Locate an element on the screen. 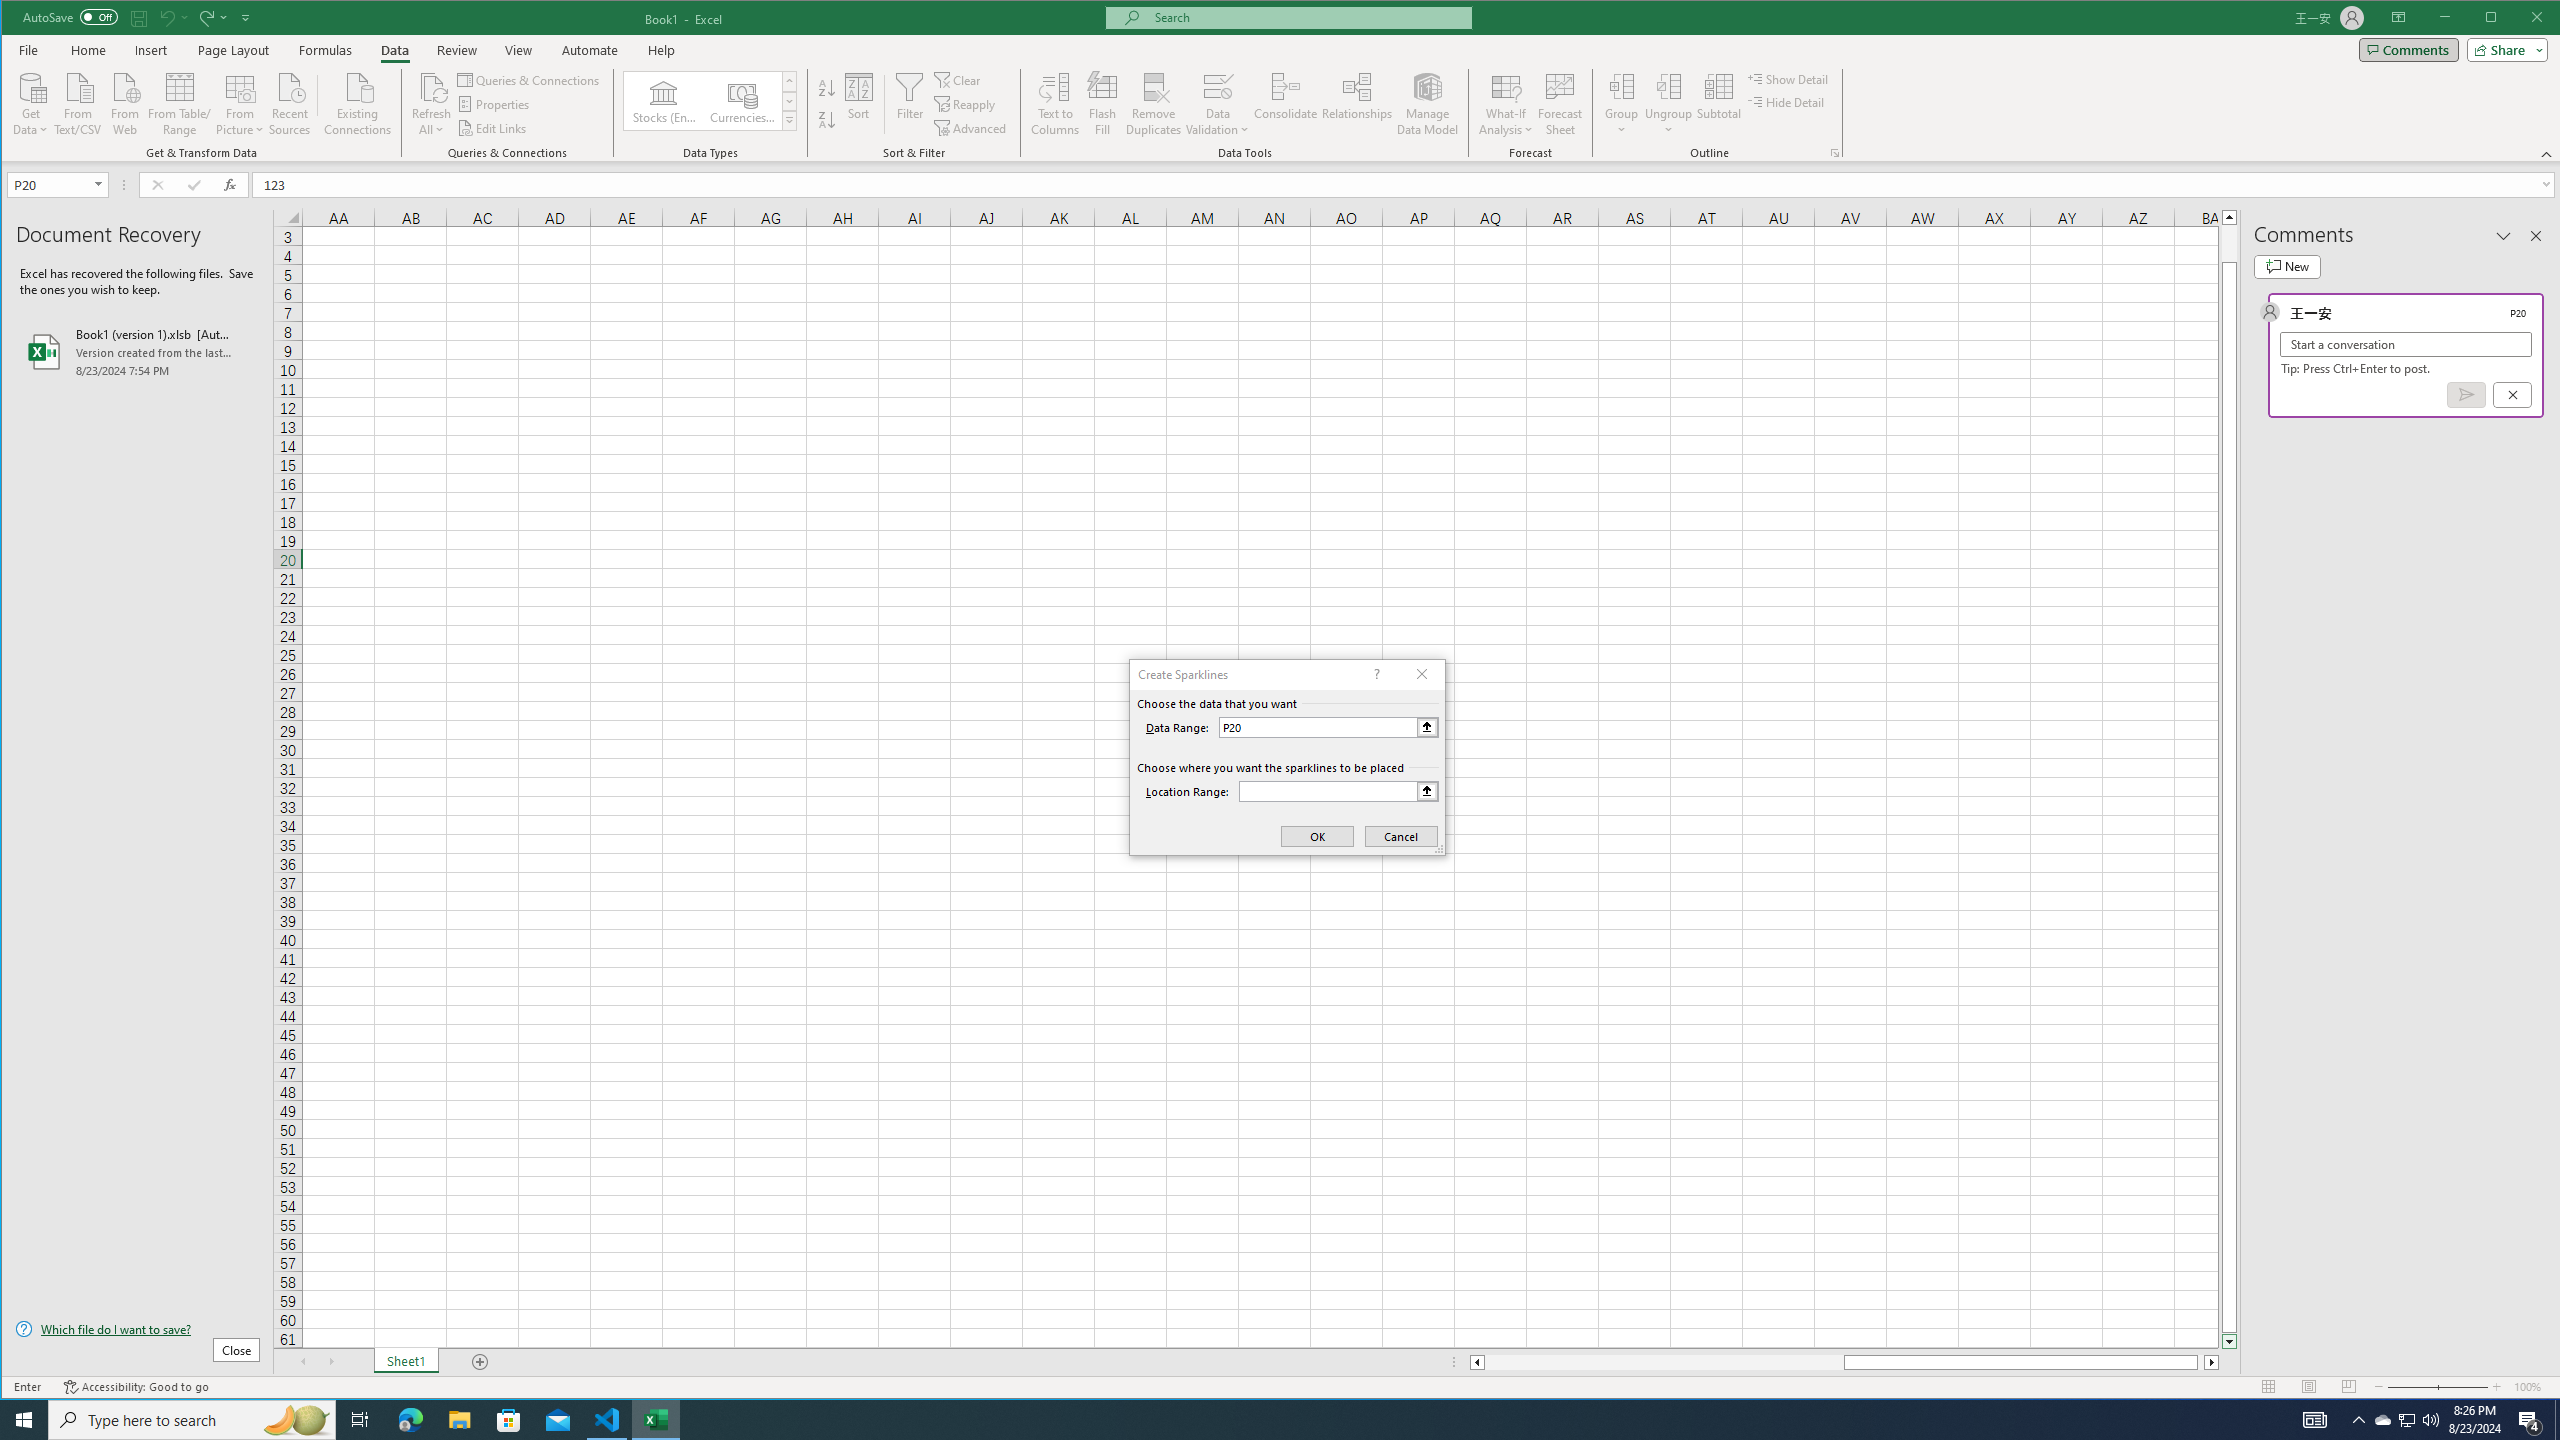 The image size is (2560, 1440). 'Consolidate...' is located at coordinates (1285, 103).